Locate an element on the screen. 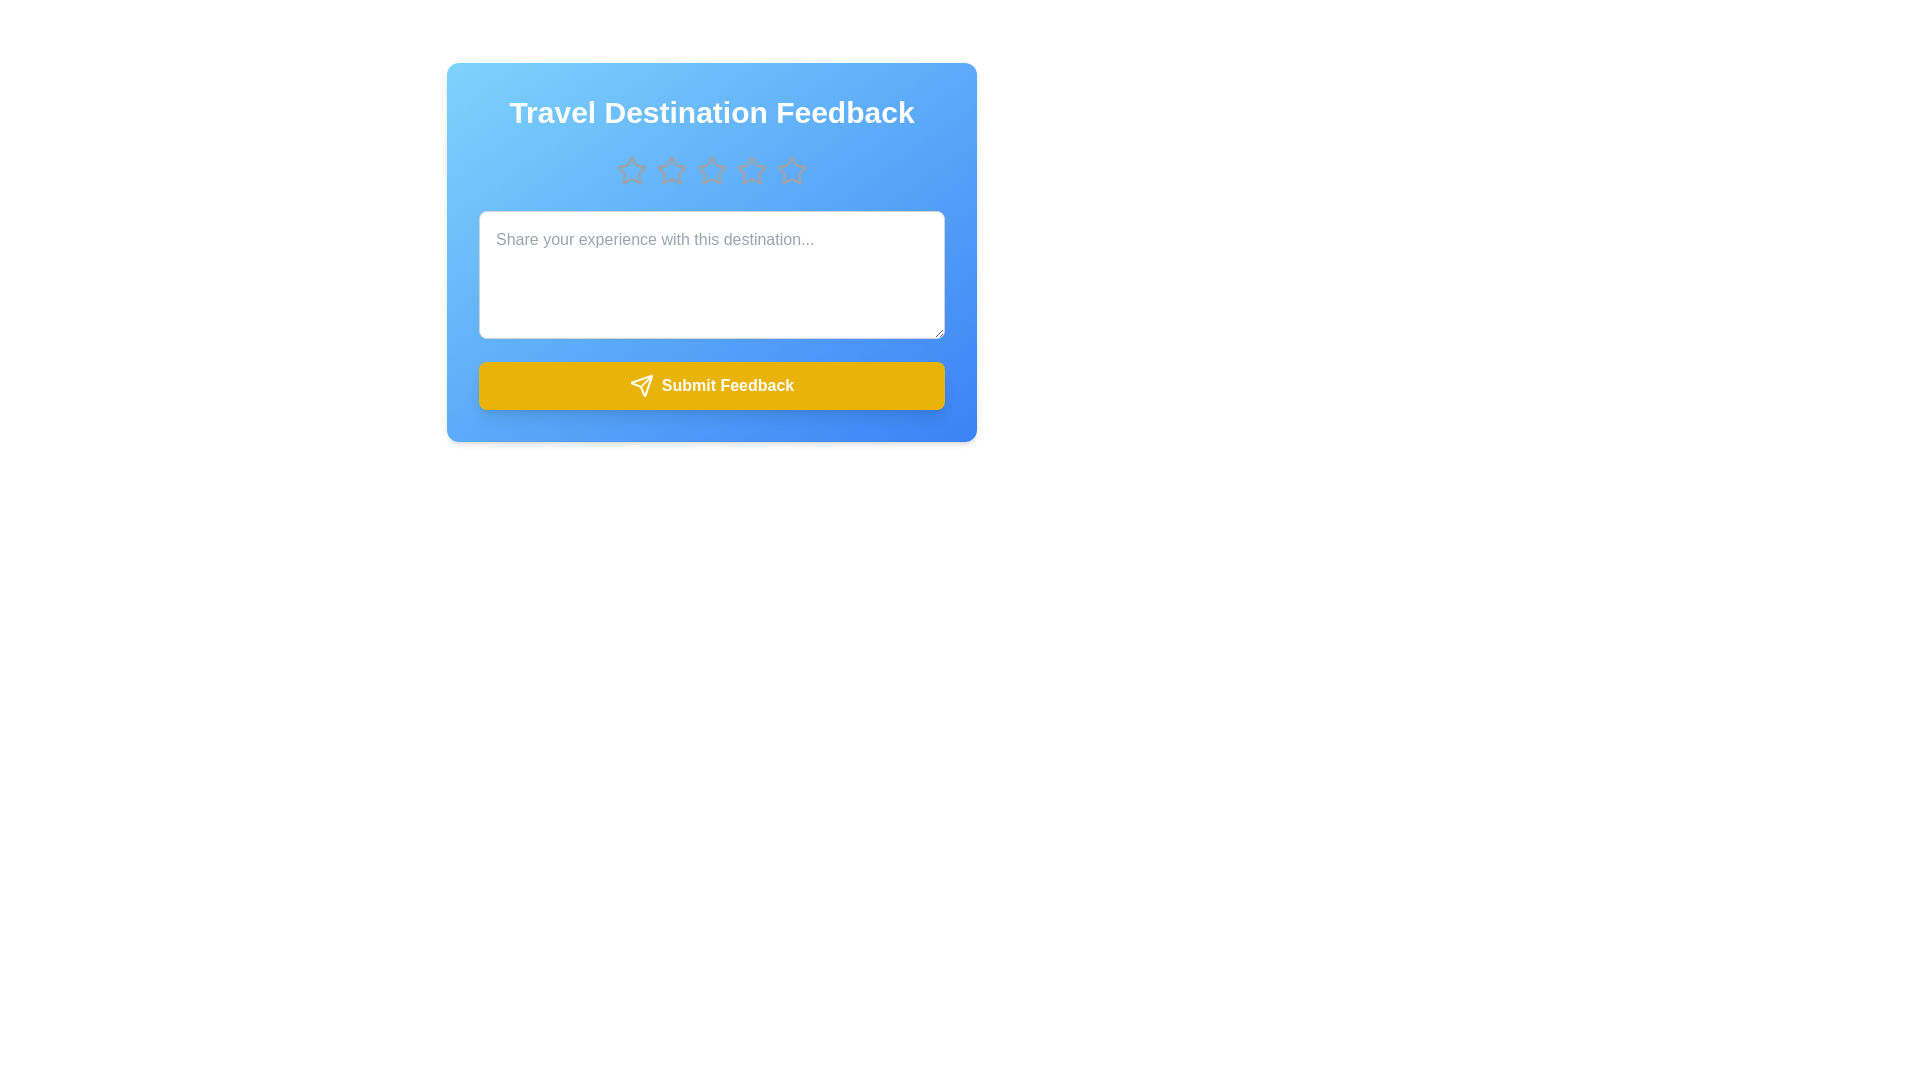 Image resolution: width=1920 pixels, height=1080 pixels. the text area to focus and enable keyboard input is located at coordinates (711, 274).